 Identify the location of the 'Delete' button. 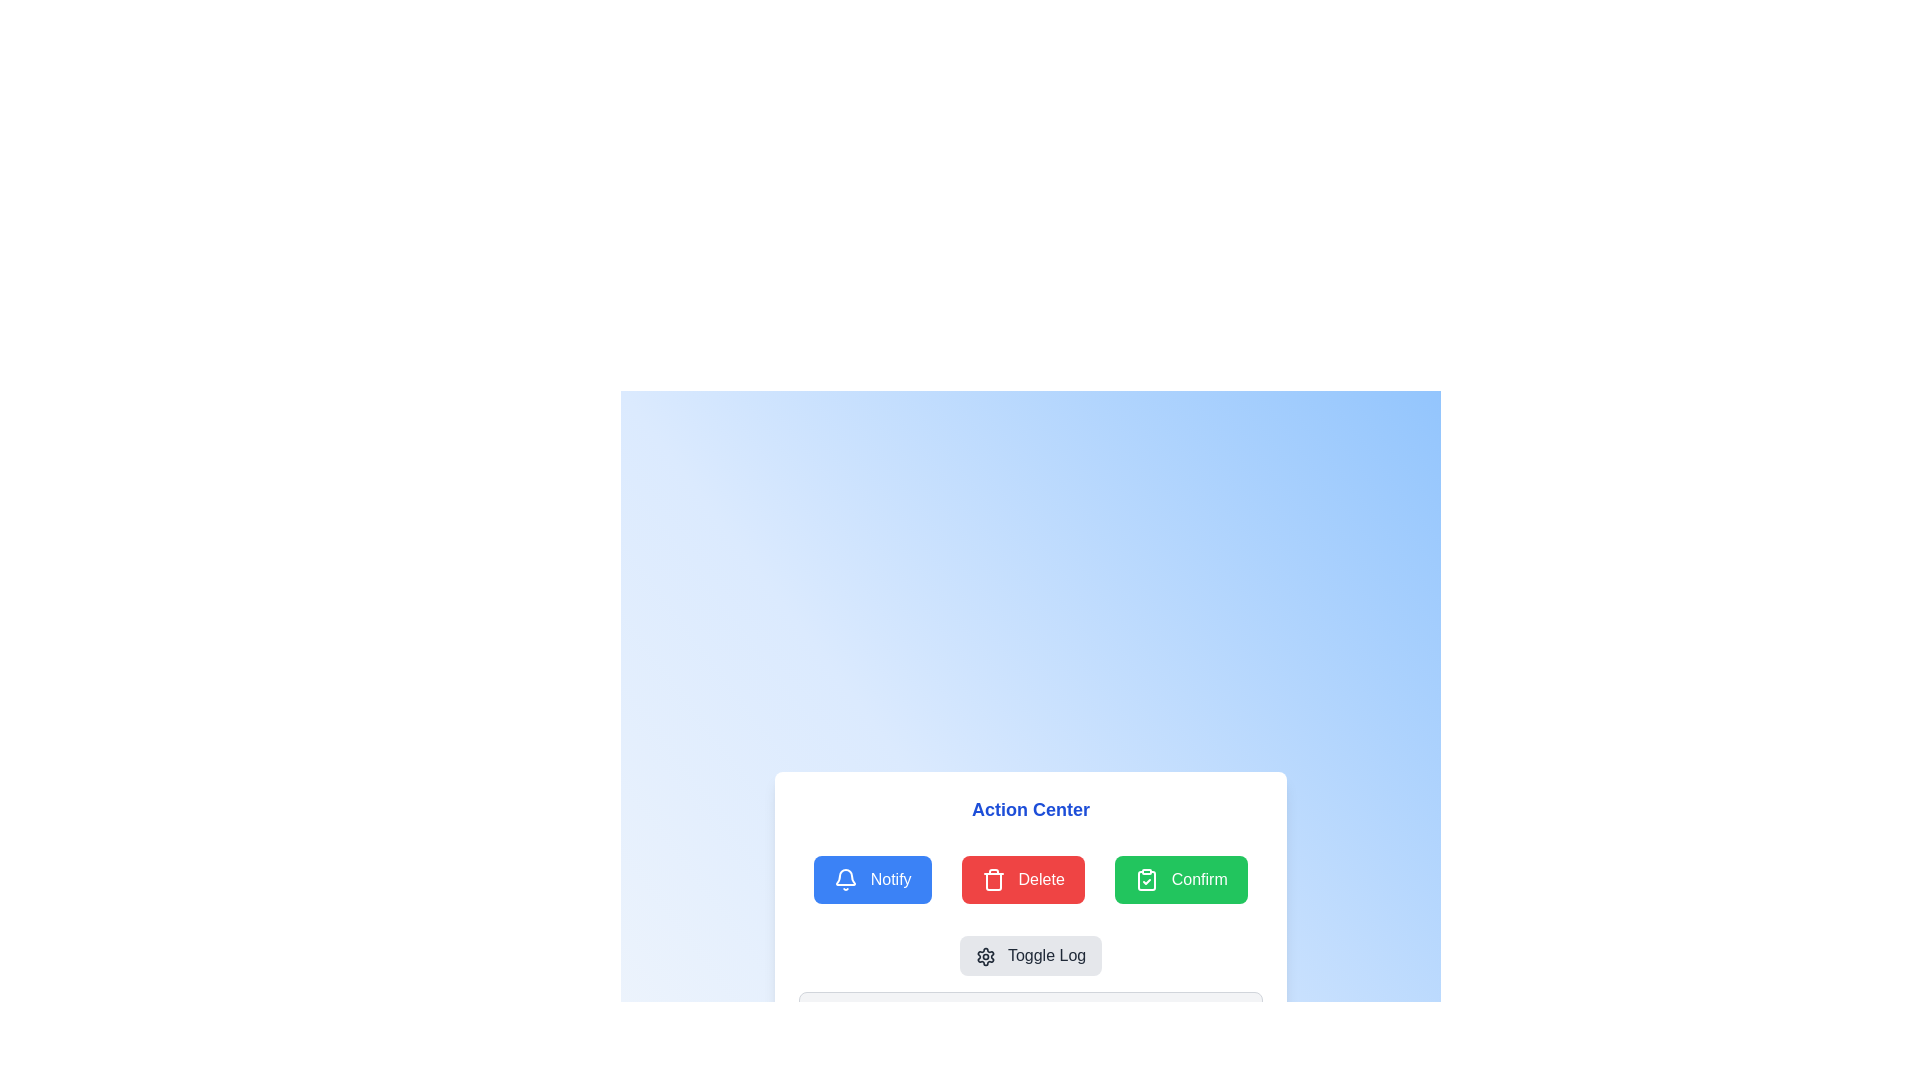
(1023, 878).